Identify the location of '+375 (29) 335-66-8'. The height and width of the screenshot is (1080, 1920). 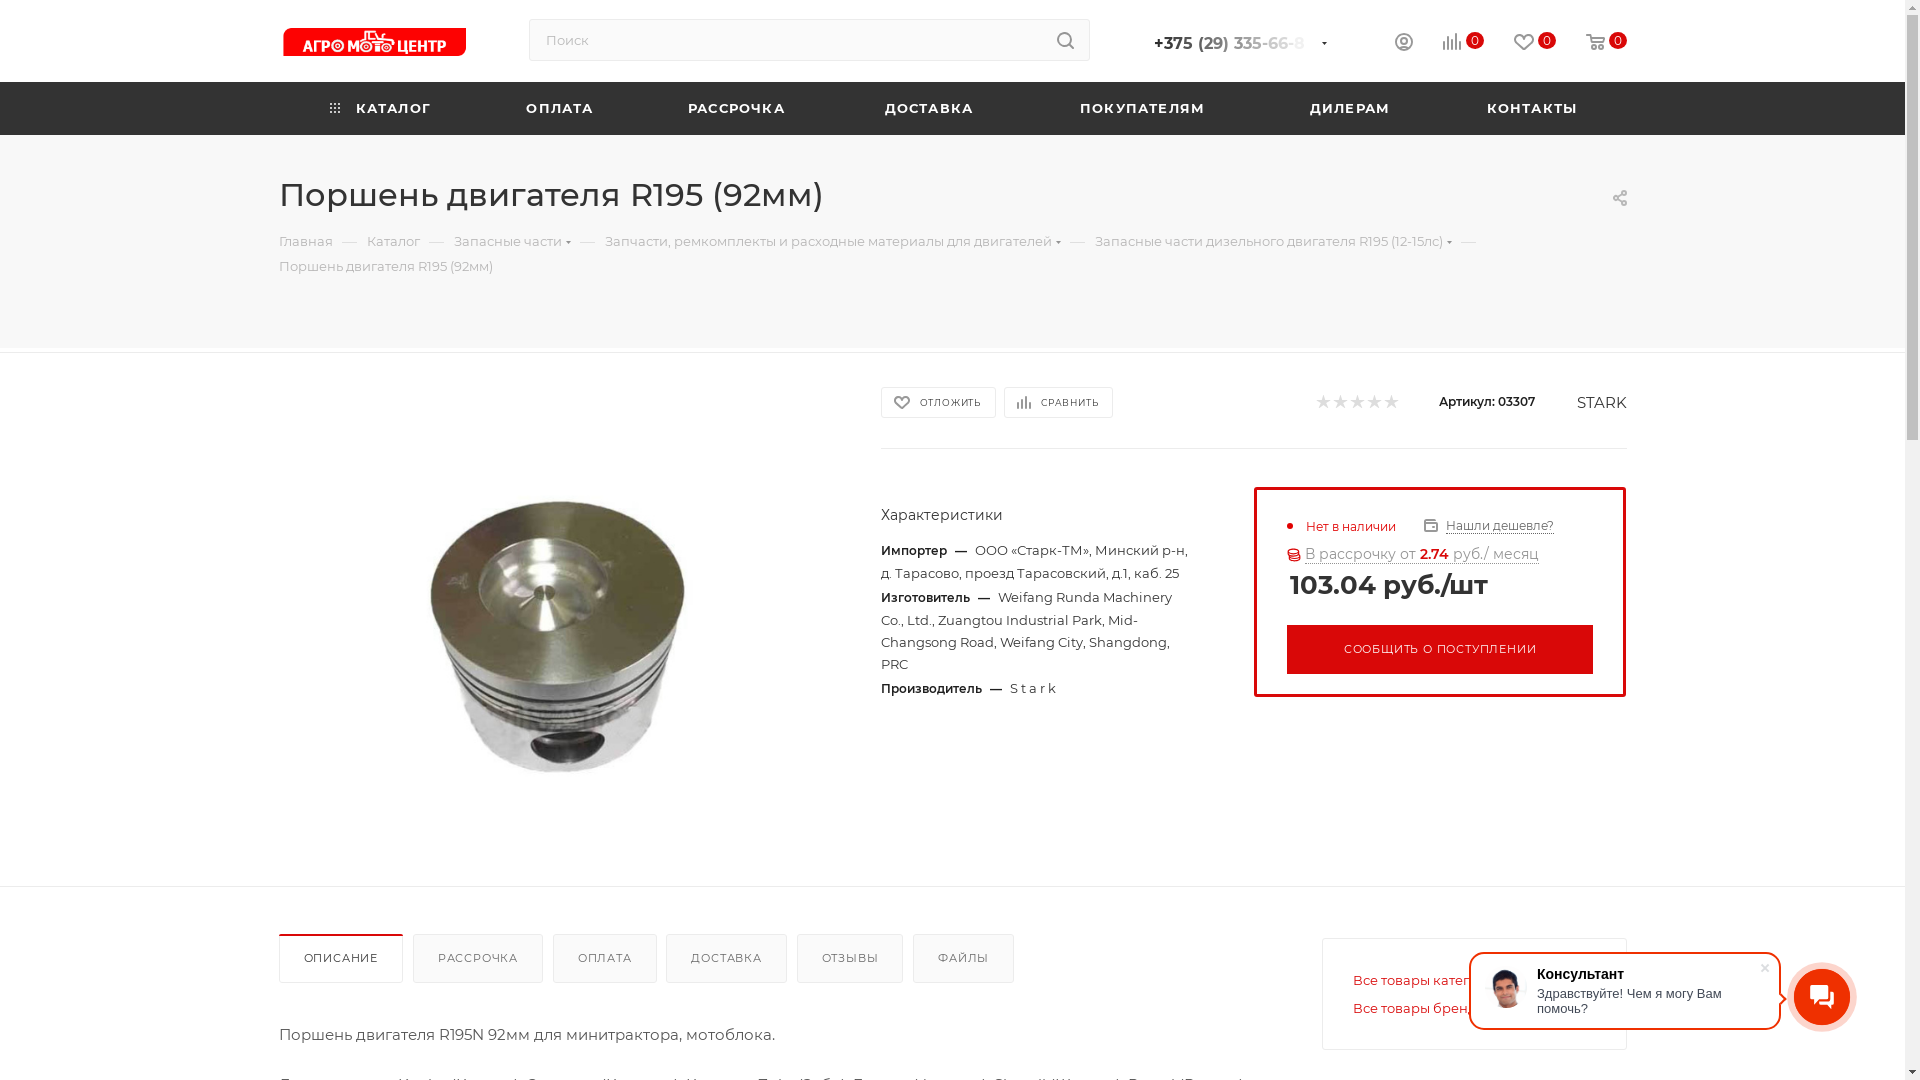
(1233, 43).